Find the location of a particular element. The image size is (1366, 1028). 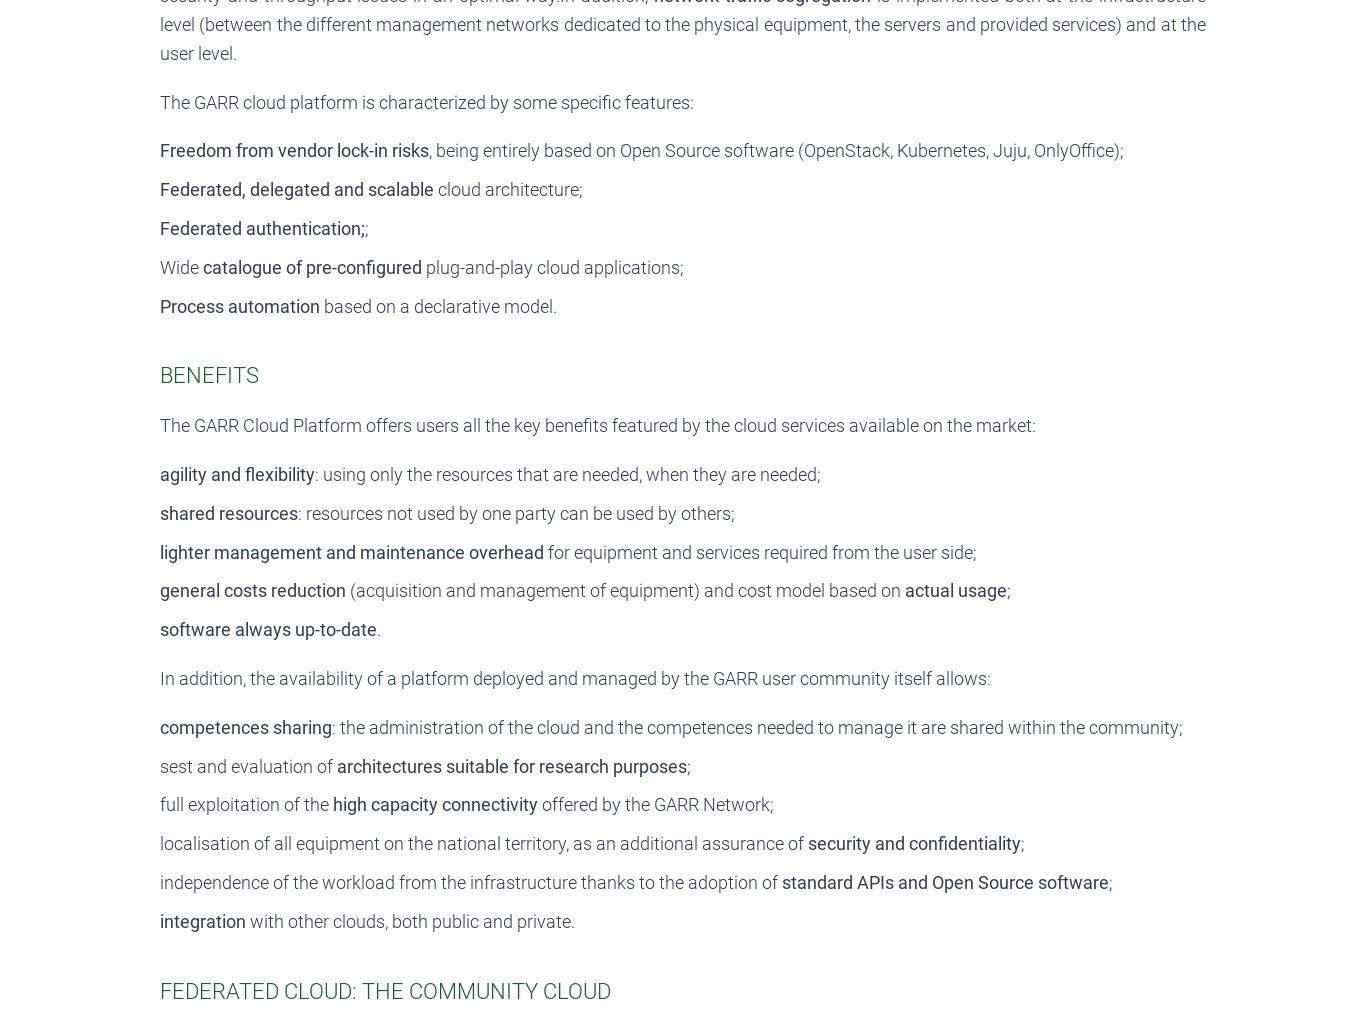

': resources not used by one party can be used by others;' is located at coordinates (298, 511).